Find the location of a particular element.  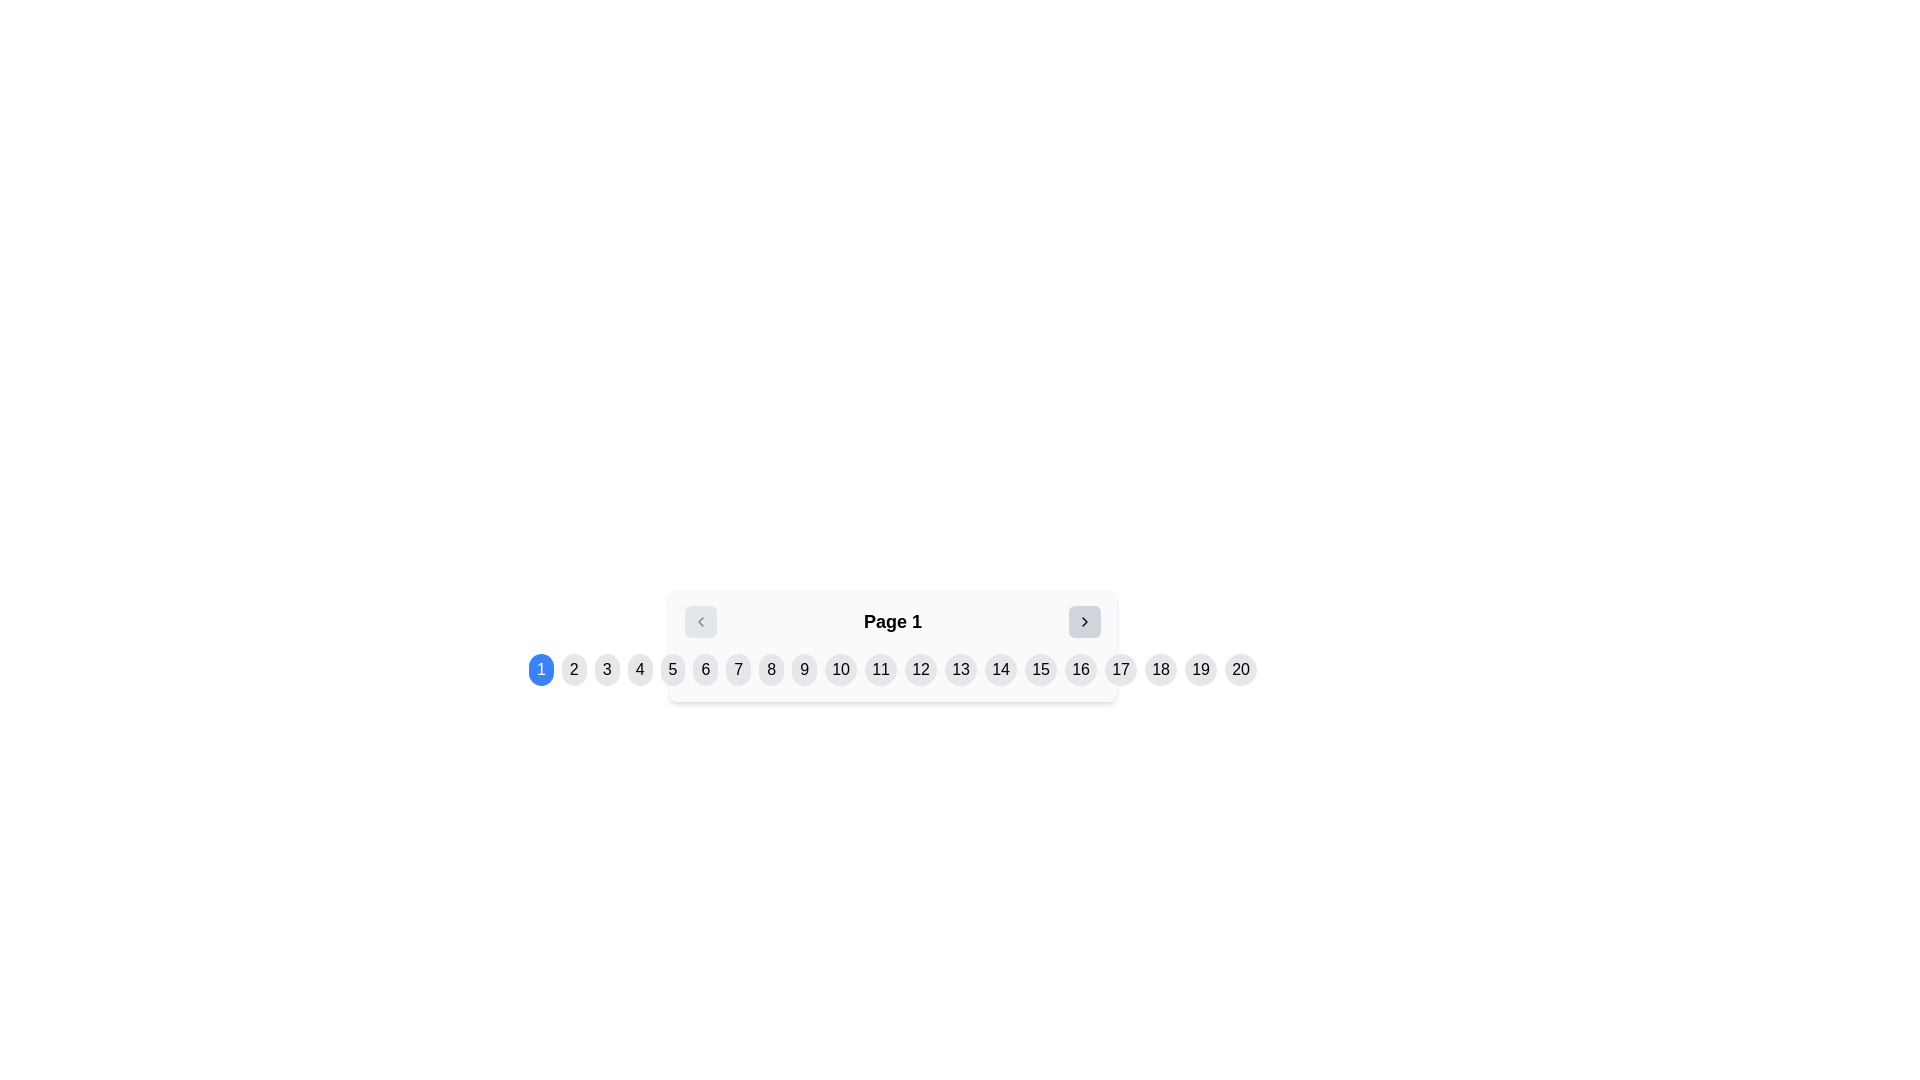

the pagination button for page 13, located between buttons '12' and '14' is located at coordinates (961, 670).